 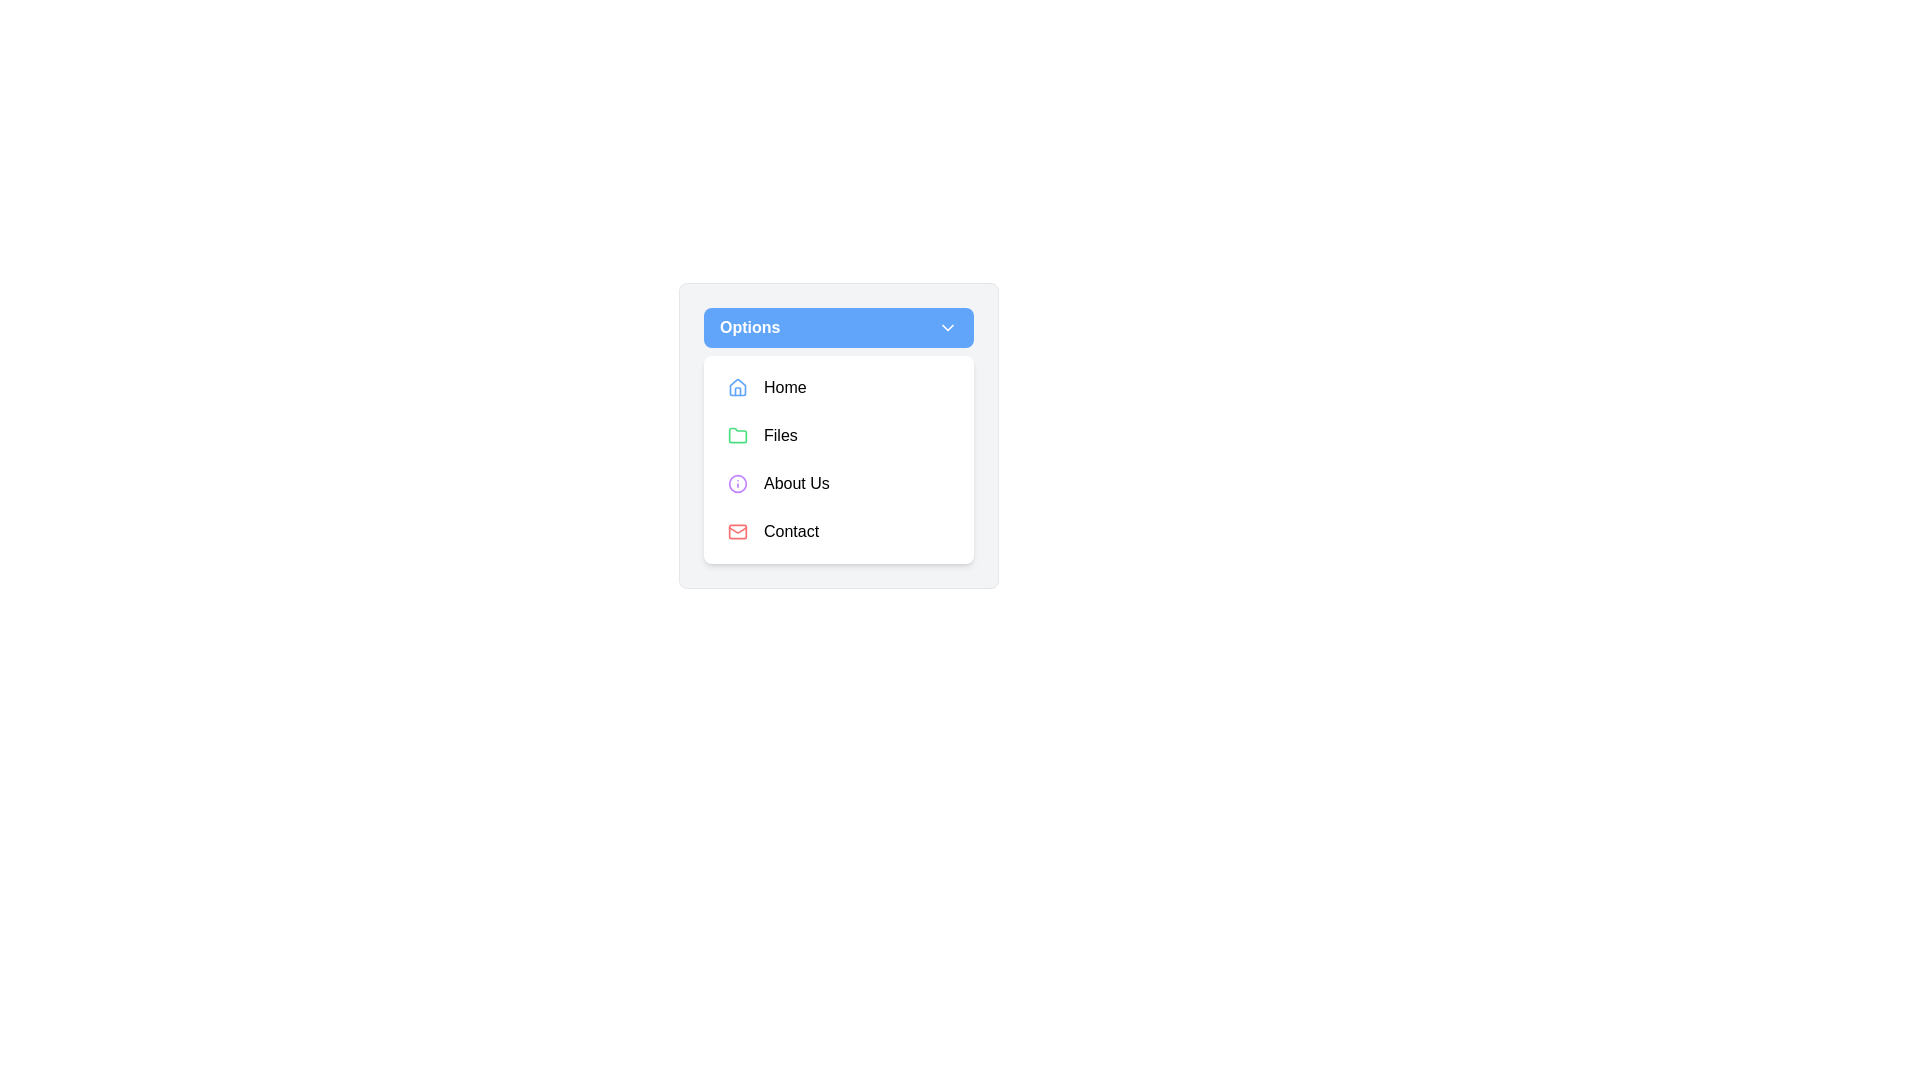 I want to click on the green folder icon located in the dropdown menu next to the 'Files' label, so click(x=737, y=434).